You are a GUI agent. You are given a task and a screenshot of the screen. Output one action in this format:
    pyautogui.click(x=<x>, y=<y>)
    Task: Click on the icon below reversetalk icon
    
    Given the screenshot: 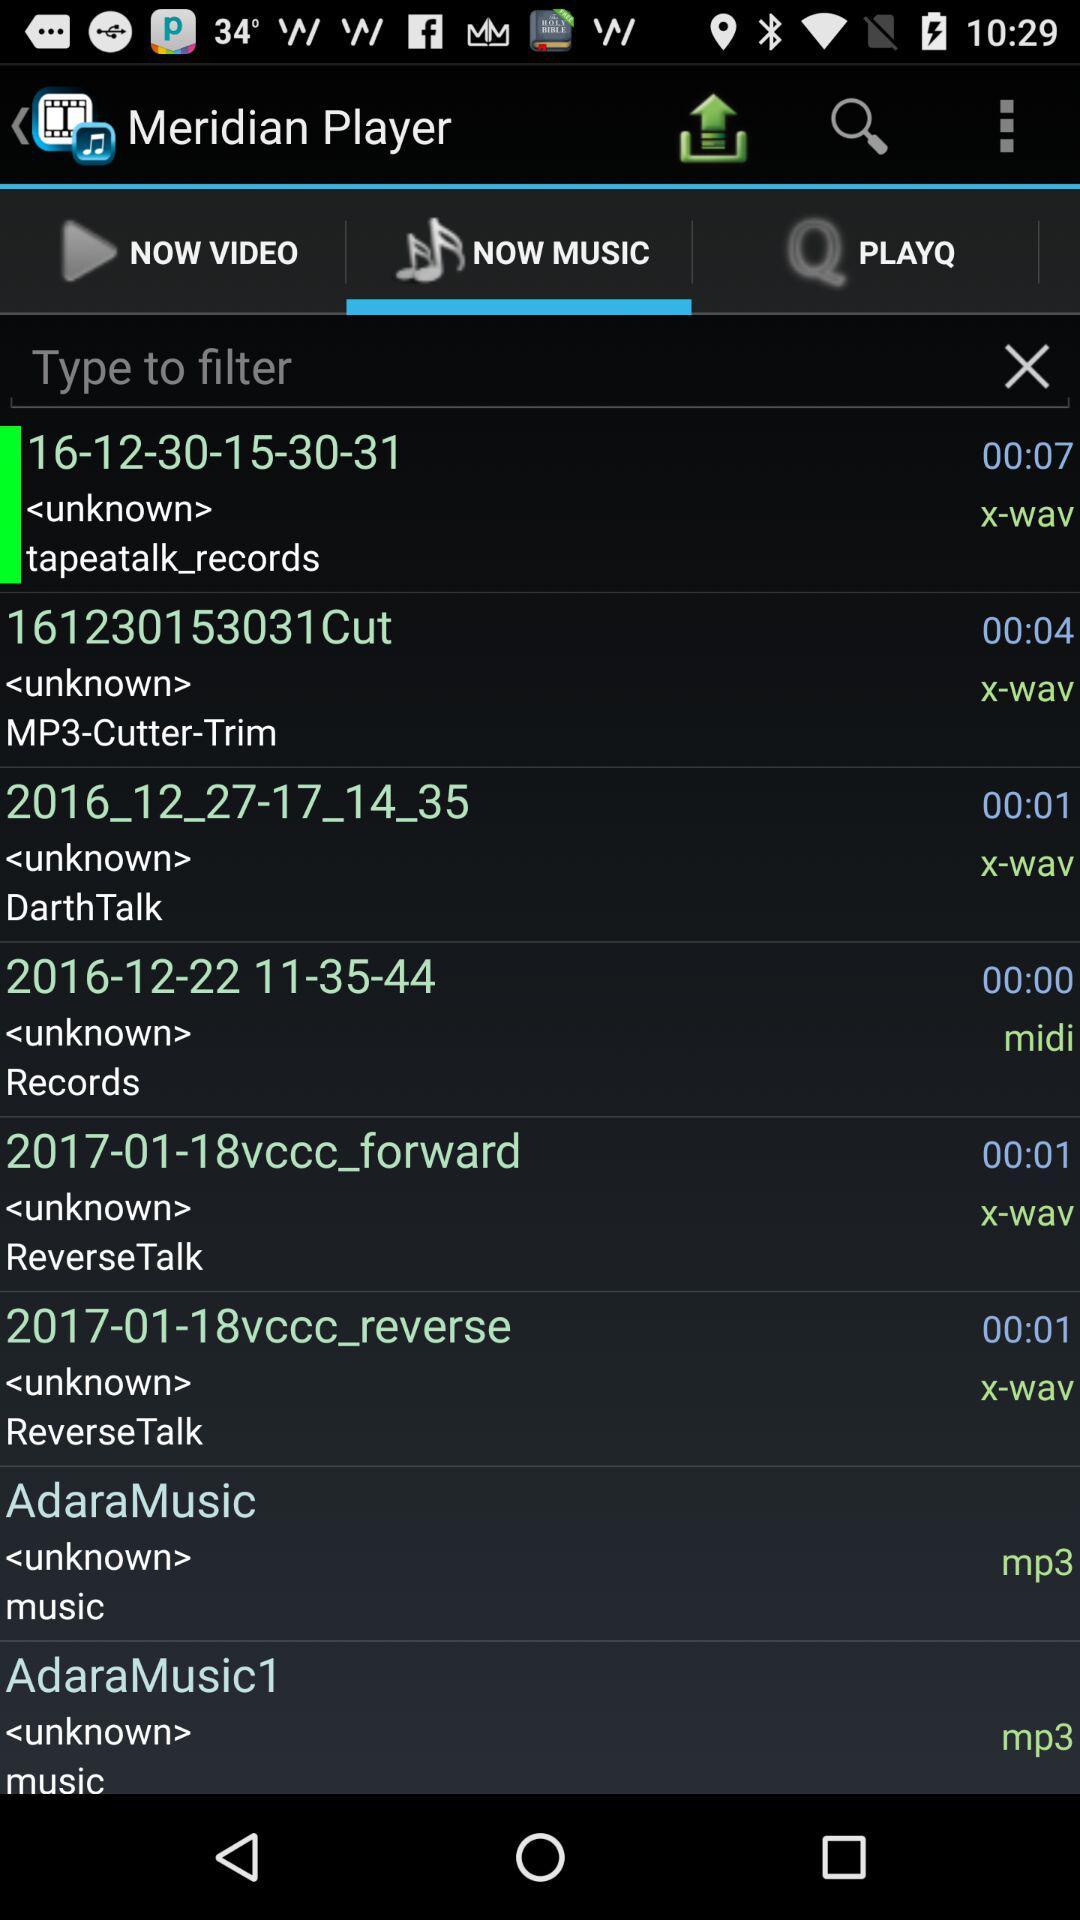 What is the action you would take?
    pyautogui.click(x=533, y=1498)
    